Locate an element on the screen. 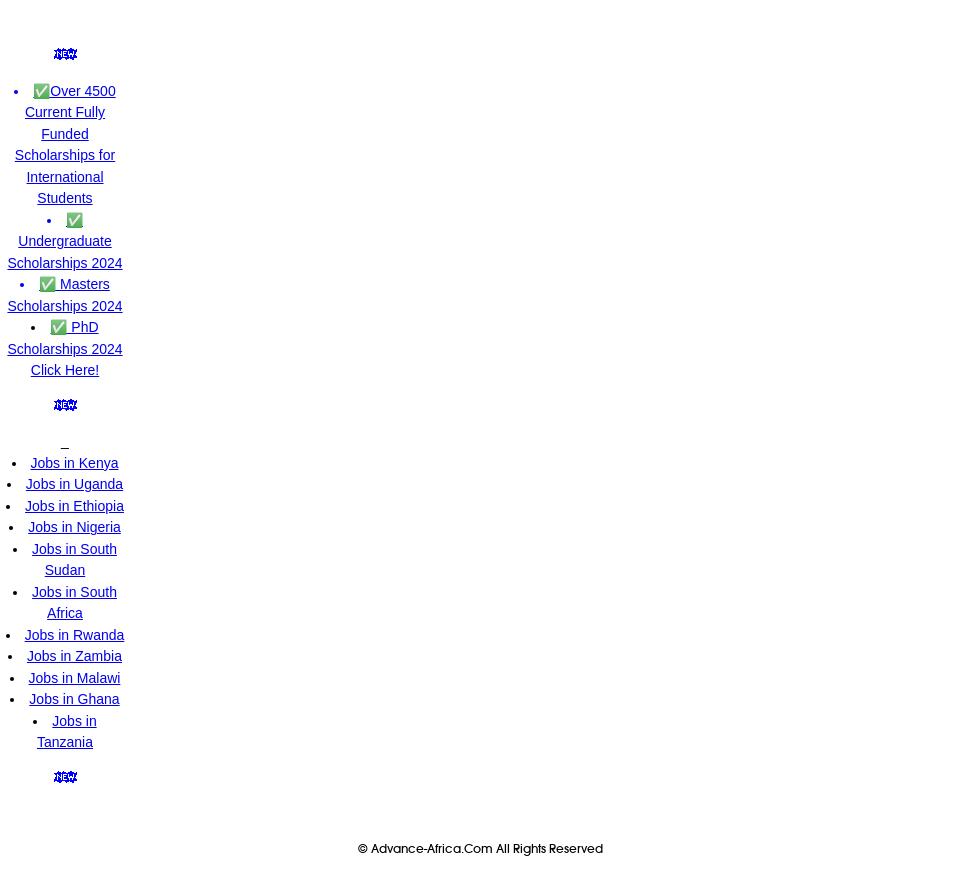  'Jobs in Ghana' is located at coordinates (74, 698).